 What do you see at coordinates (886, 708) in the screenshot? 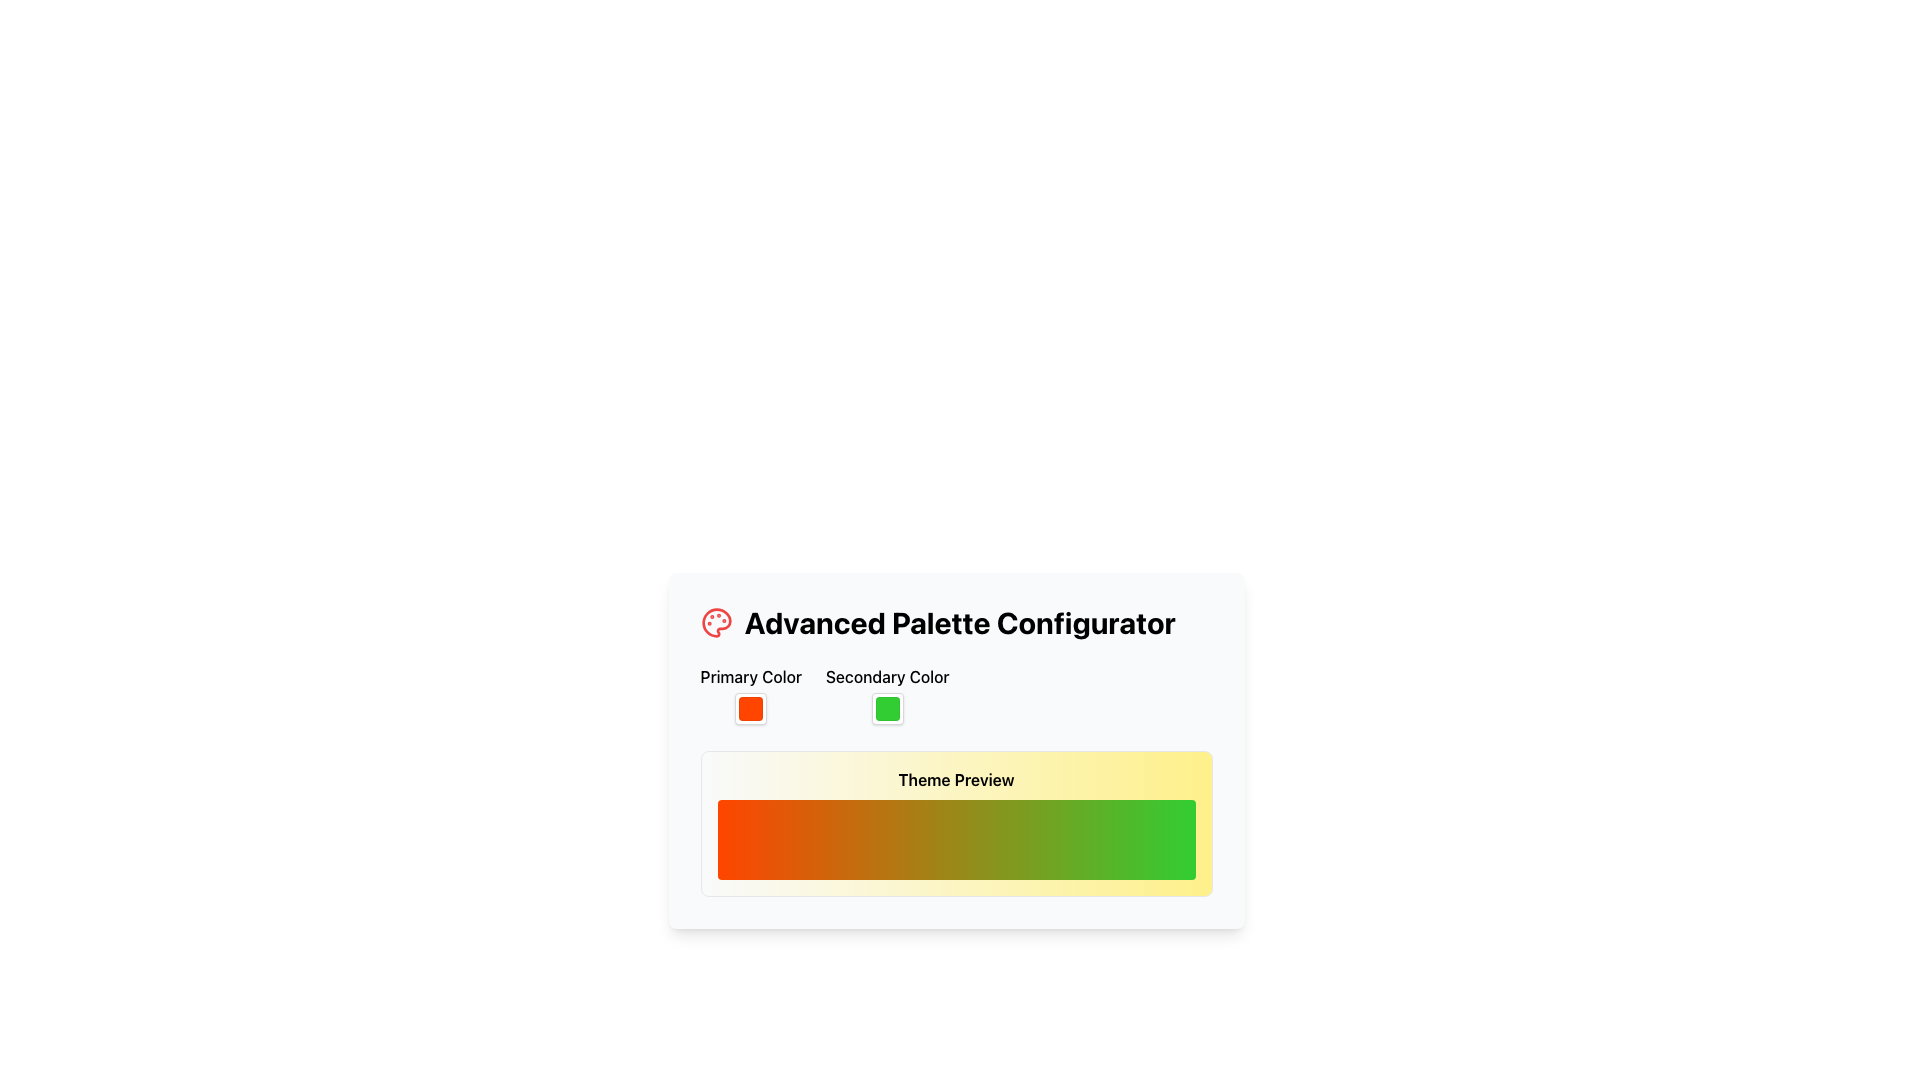
I see `the Color block indicator` at bounding box center [886, 708].